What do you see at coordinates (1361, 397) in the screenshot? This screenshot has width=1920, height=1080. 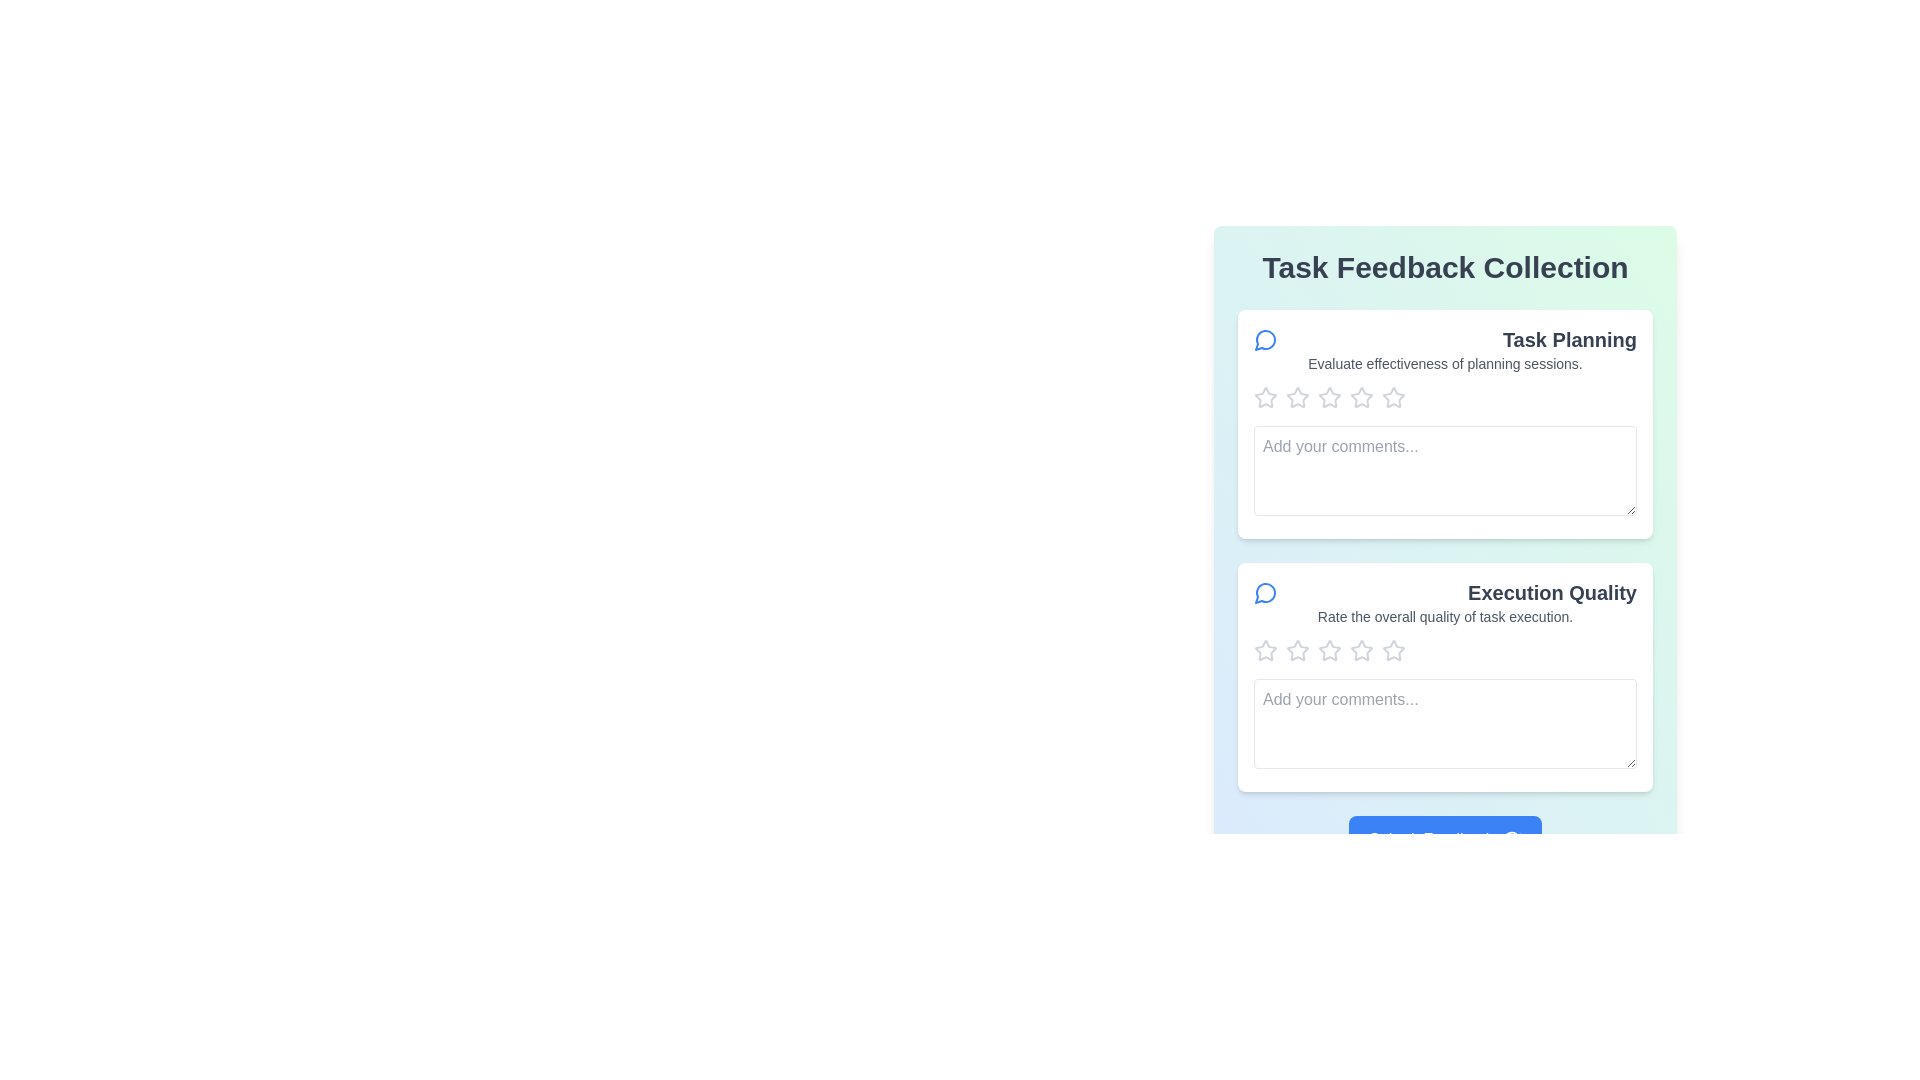 I see `the 5th star icon in the 'Task Planning' section` at bounding box center [1361, 397].